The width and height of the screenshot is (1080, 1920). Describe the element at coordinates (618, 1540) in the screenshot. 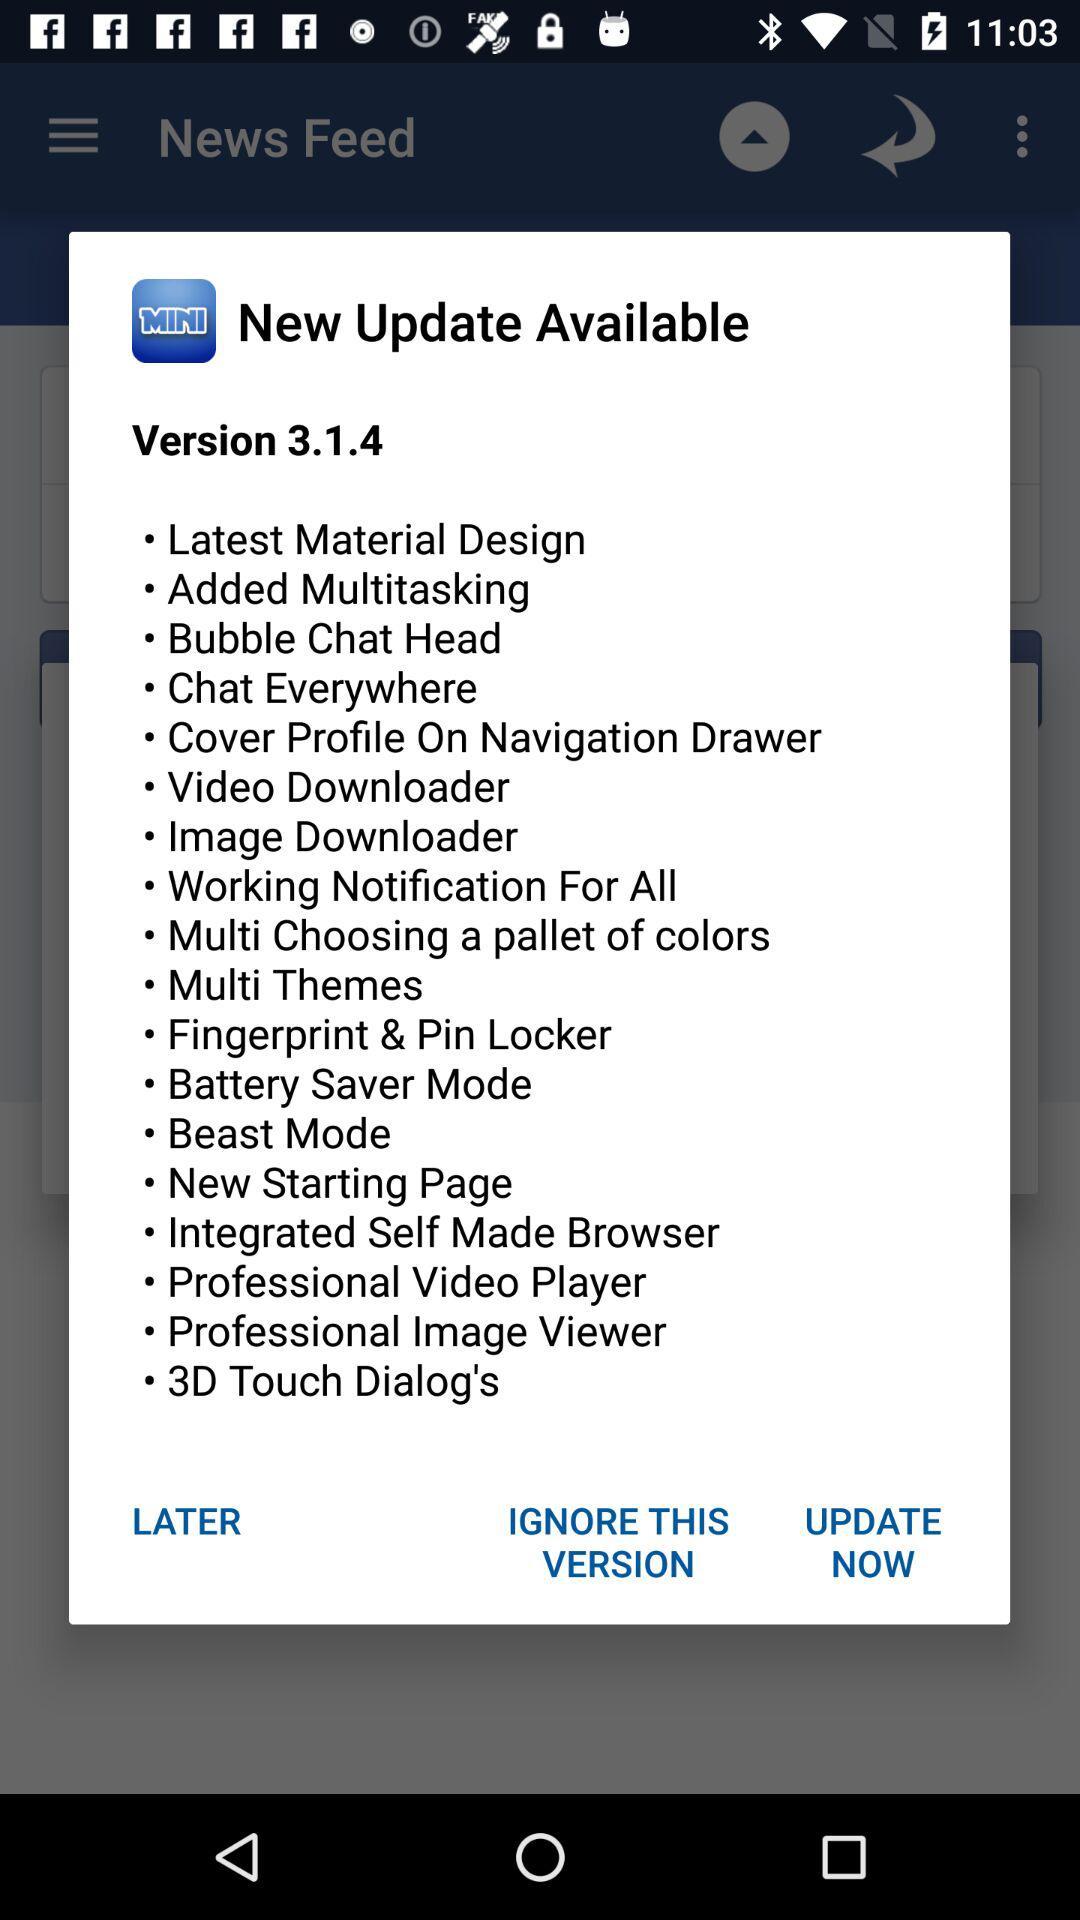

I see `icon next to the update` at that location.